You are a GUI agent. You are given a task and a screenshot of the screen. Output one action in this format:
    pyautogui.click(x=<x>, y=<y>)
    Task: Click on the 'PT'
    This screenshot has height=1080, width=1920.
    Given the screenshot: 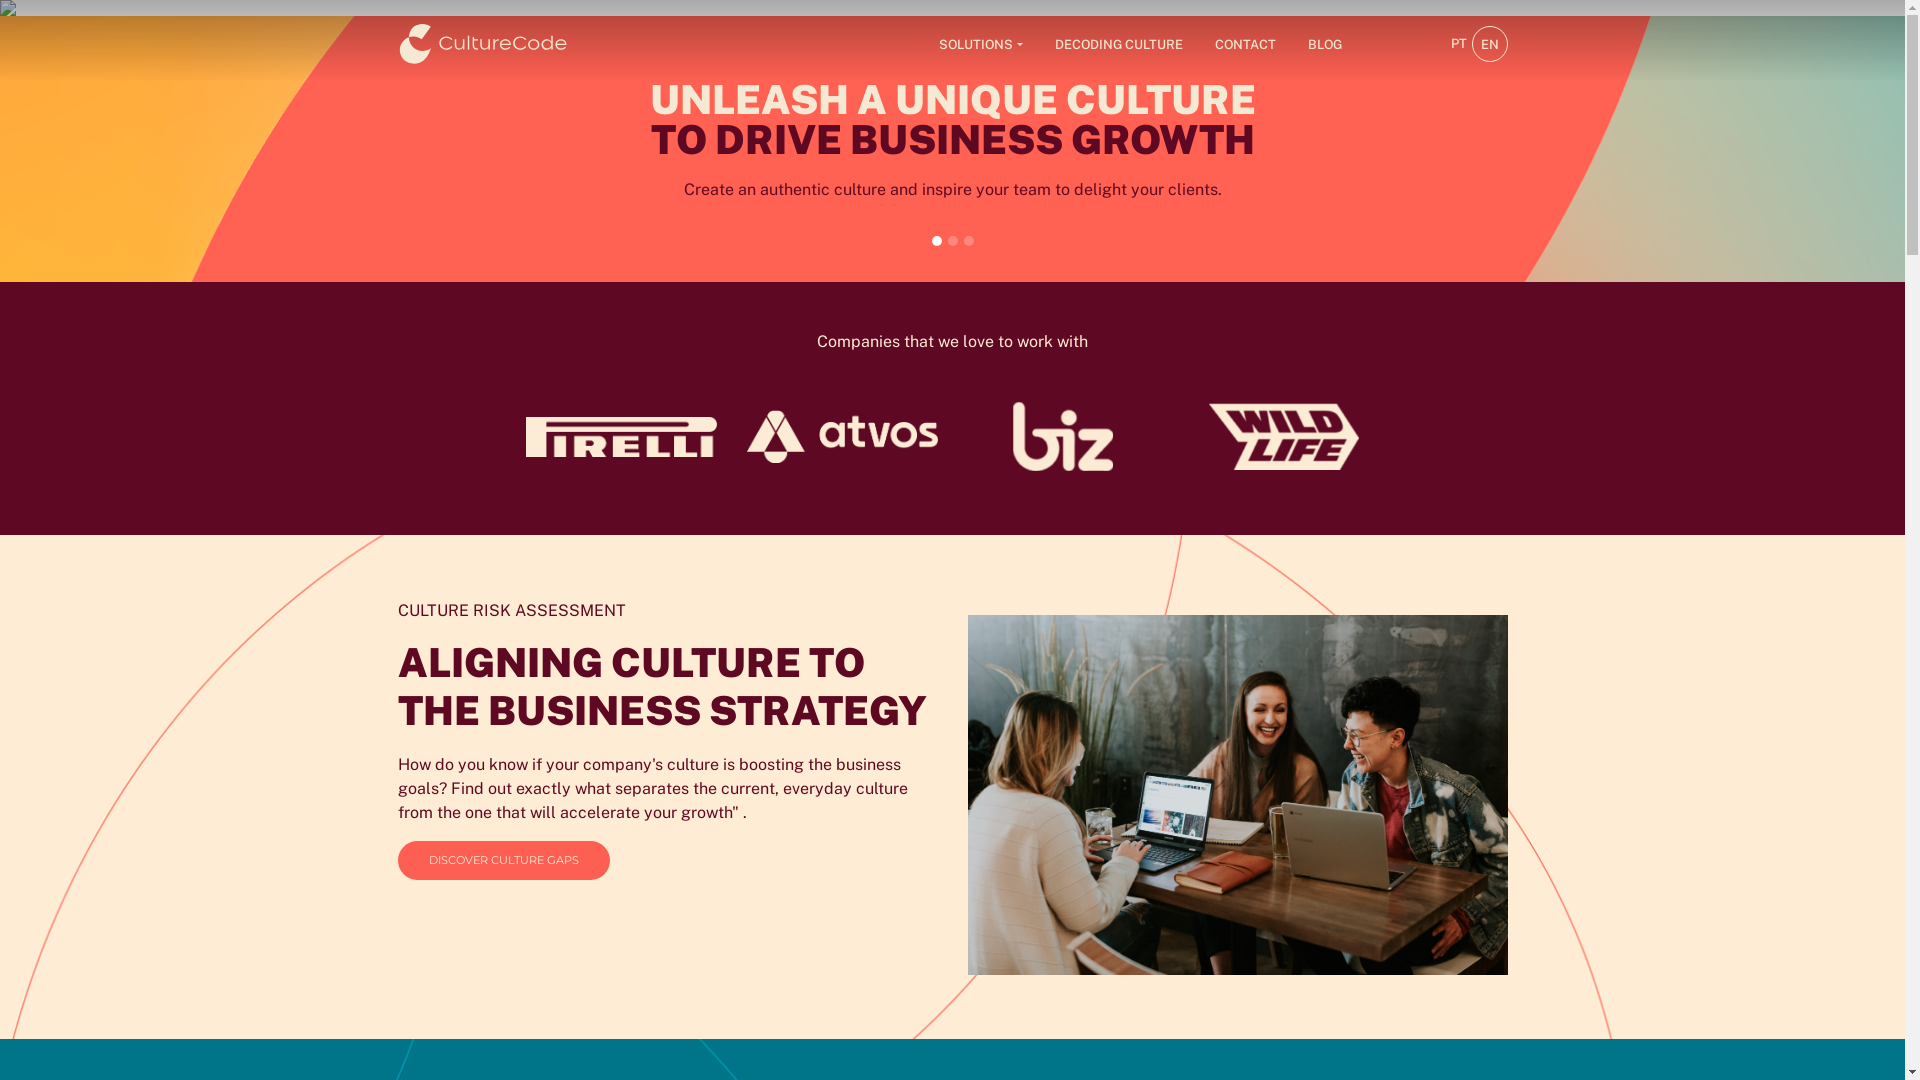 What is the action you would take?
    pyautogui.click(x=1449, y=43)
    